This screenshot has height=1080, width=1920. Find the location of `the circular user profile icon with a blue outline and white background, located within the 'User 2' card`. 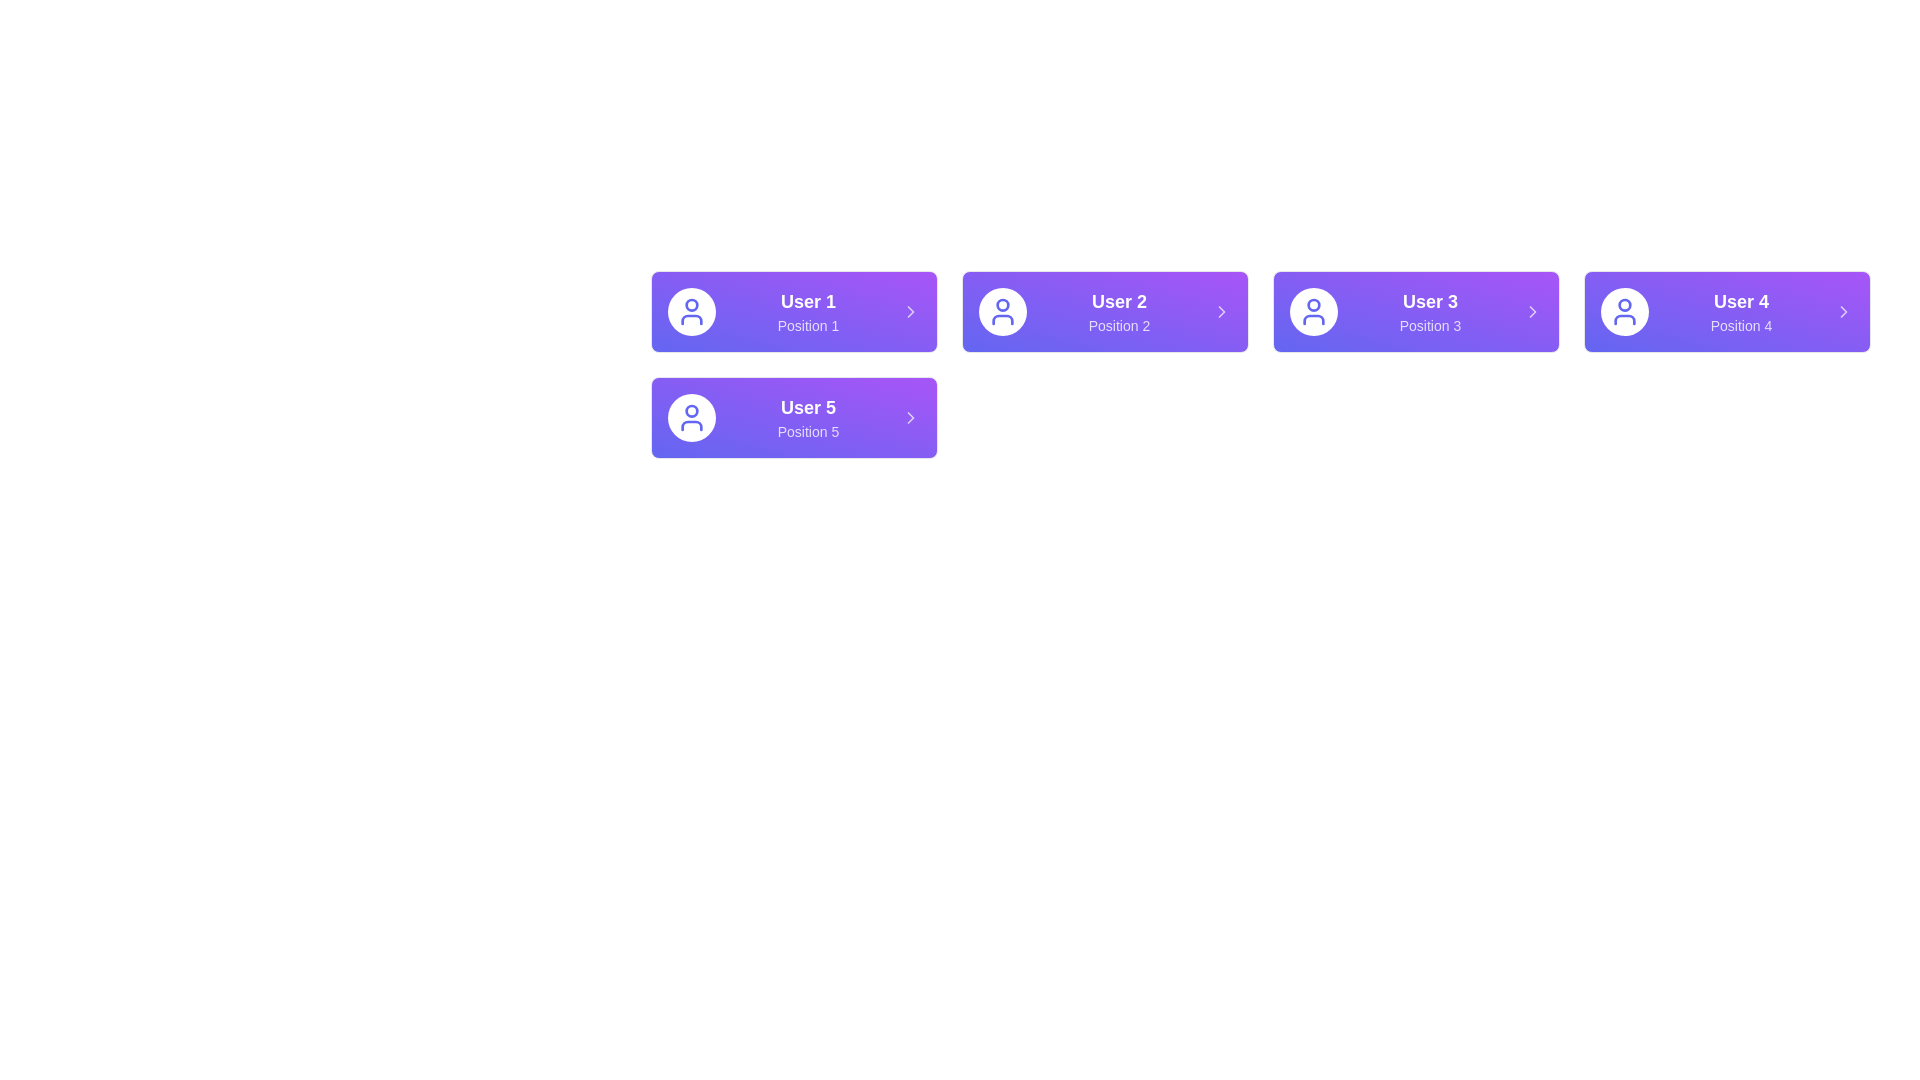

the circular user profile icon with a blue outline and white background, located within the 'User 2' card is located at coordinates (1003, 312).